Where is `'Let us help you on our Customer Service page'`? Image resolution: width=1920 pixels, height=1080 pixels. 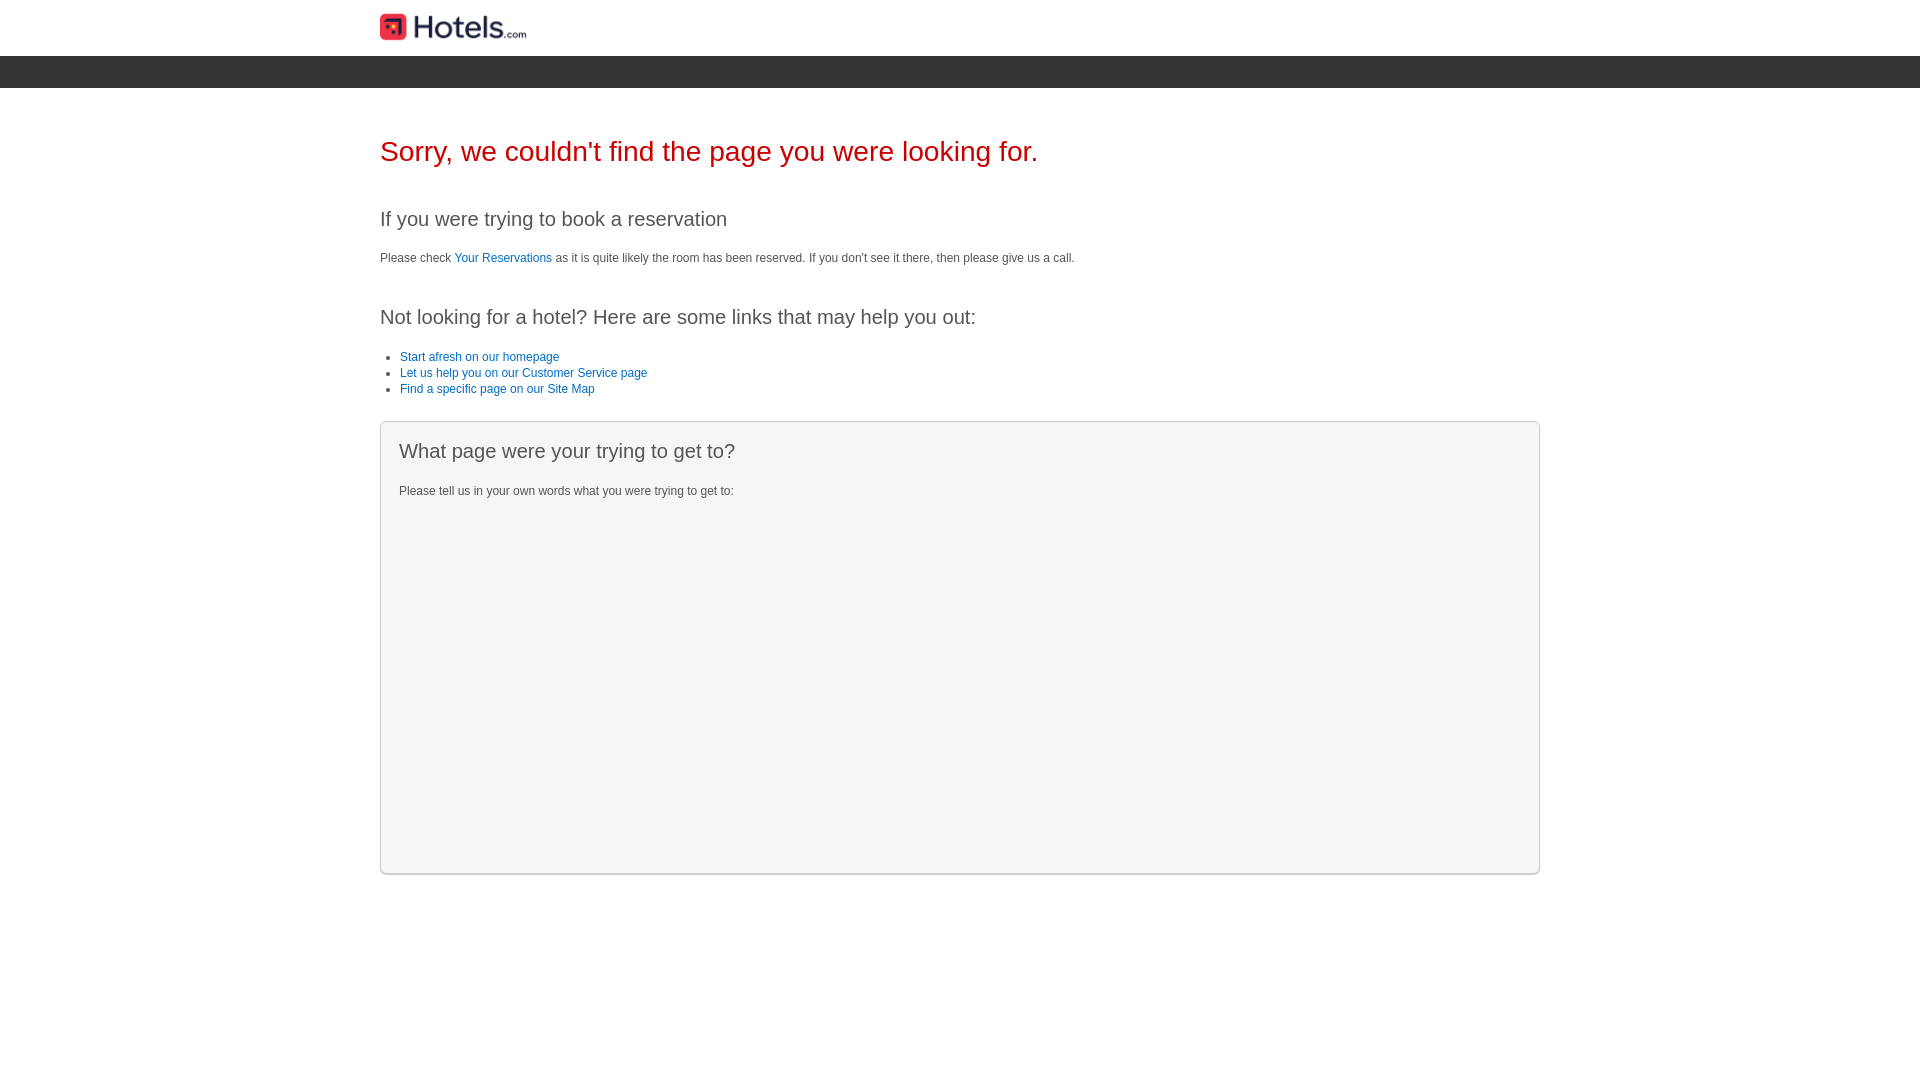 'Let us help you on our Customer Service page' is located at coordinates (523, 373).